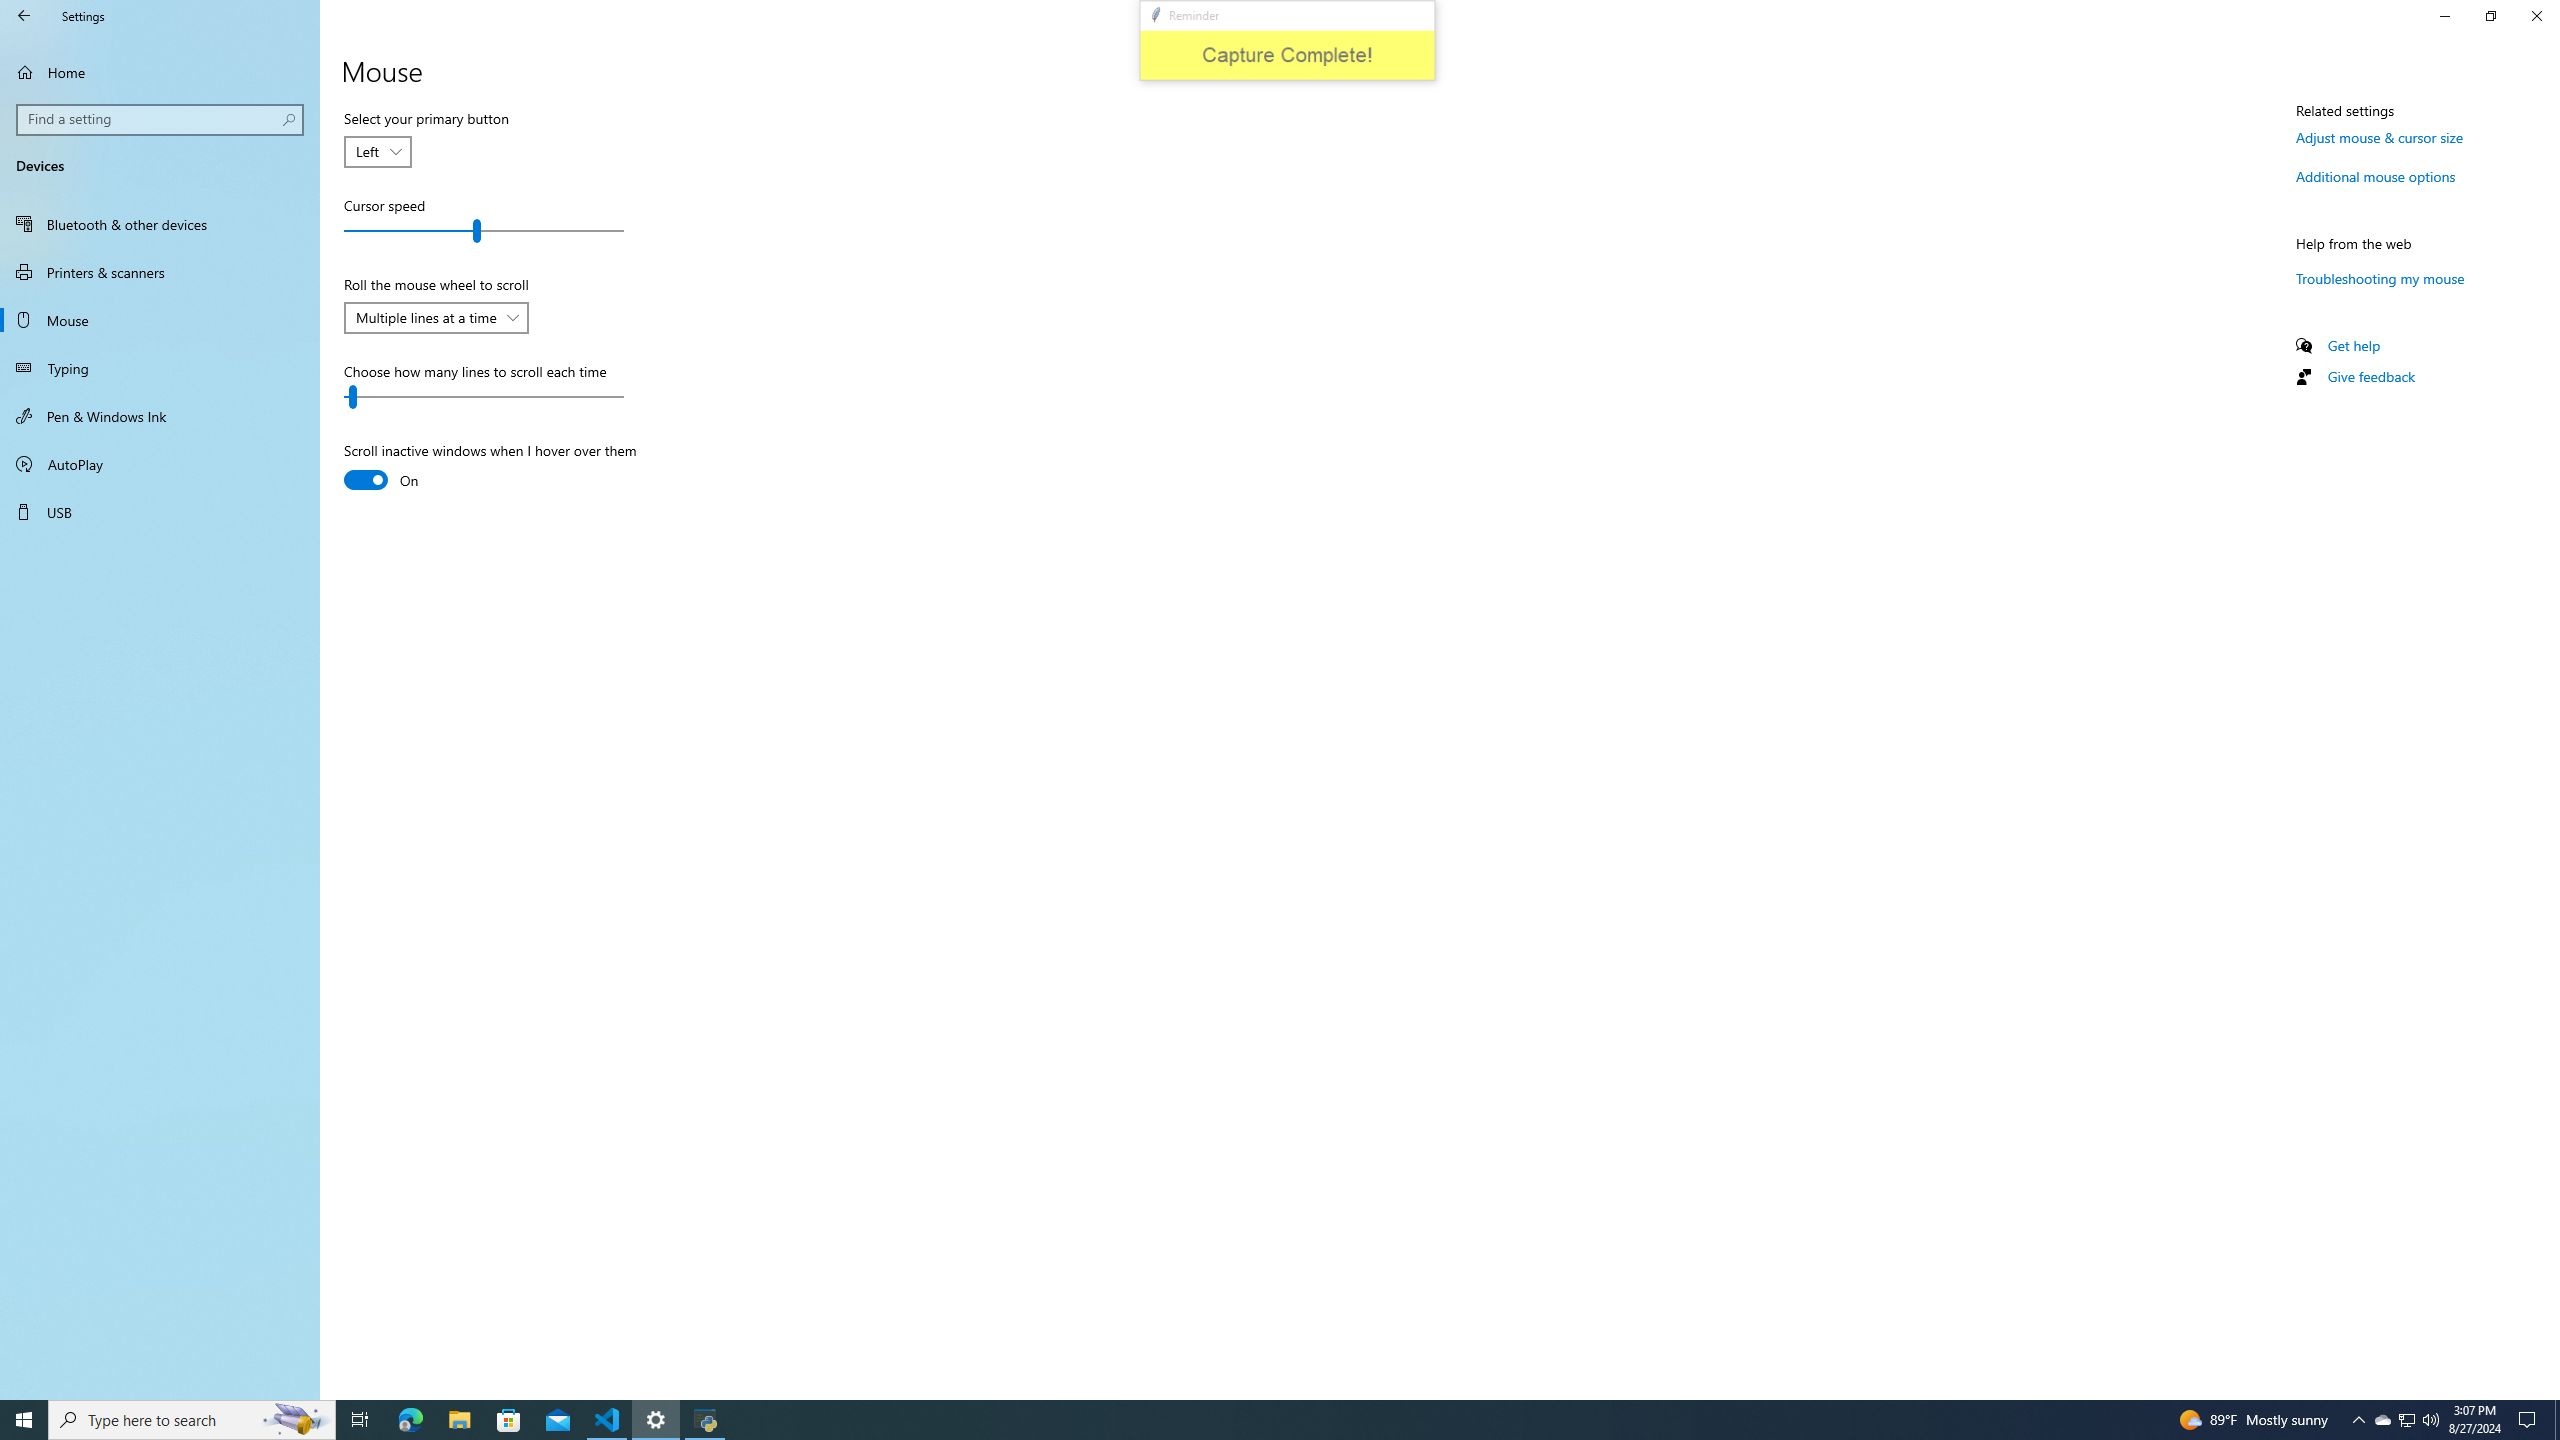  What do you see at coordinates (159, 510) in the screenshot?
I see `'USB'` at bounding box center [159, 510].